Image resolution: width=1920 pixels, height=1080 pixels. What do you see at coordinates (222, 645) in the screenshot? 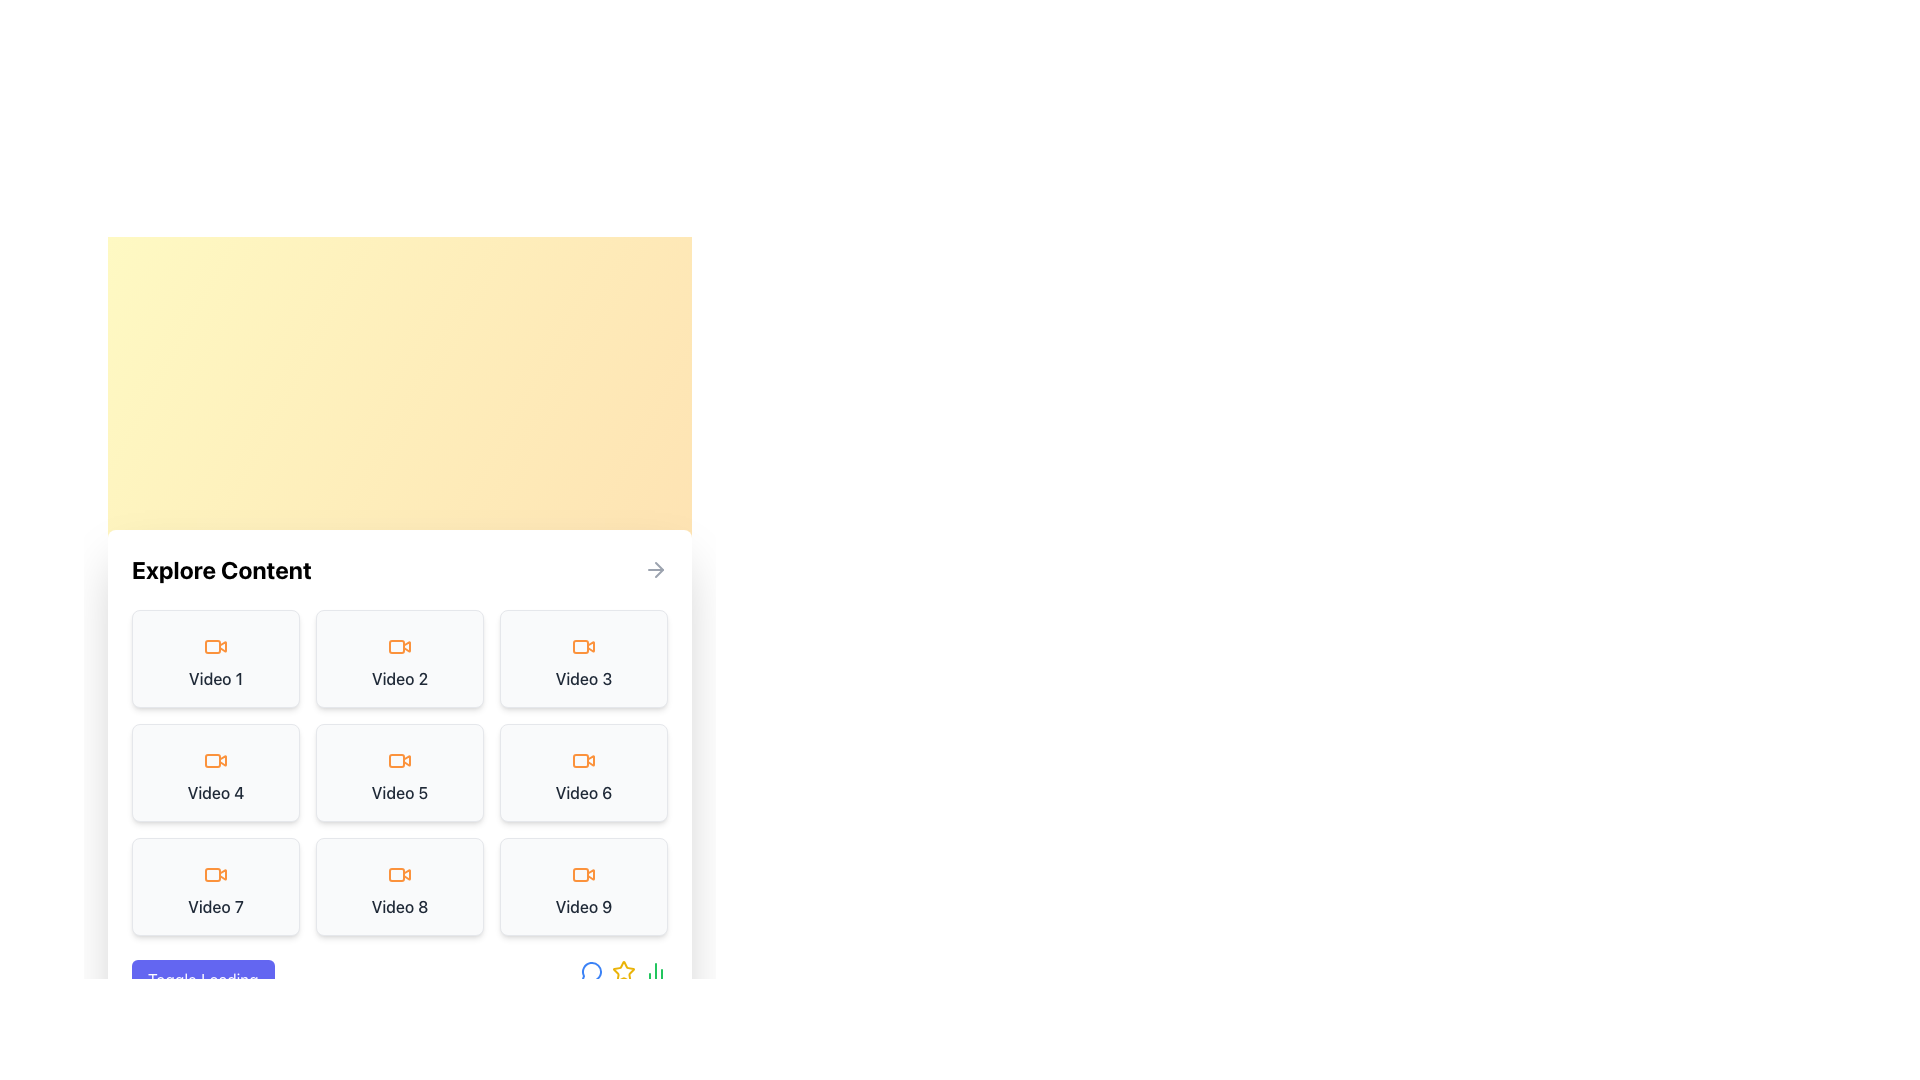
I see `the graphical icon segment of the video icon indicating the option to play the video in the first tile labeled 'Video 1'` at bounding box center [222, 645].